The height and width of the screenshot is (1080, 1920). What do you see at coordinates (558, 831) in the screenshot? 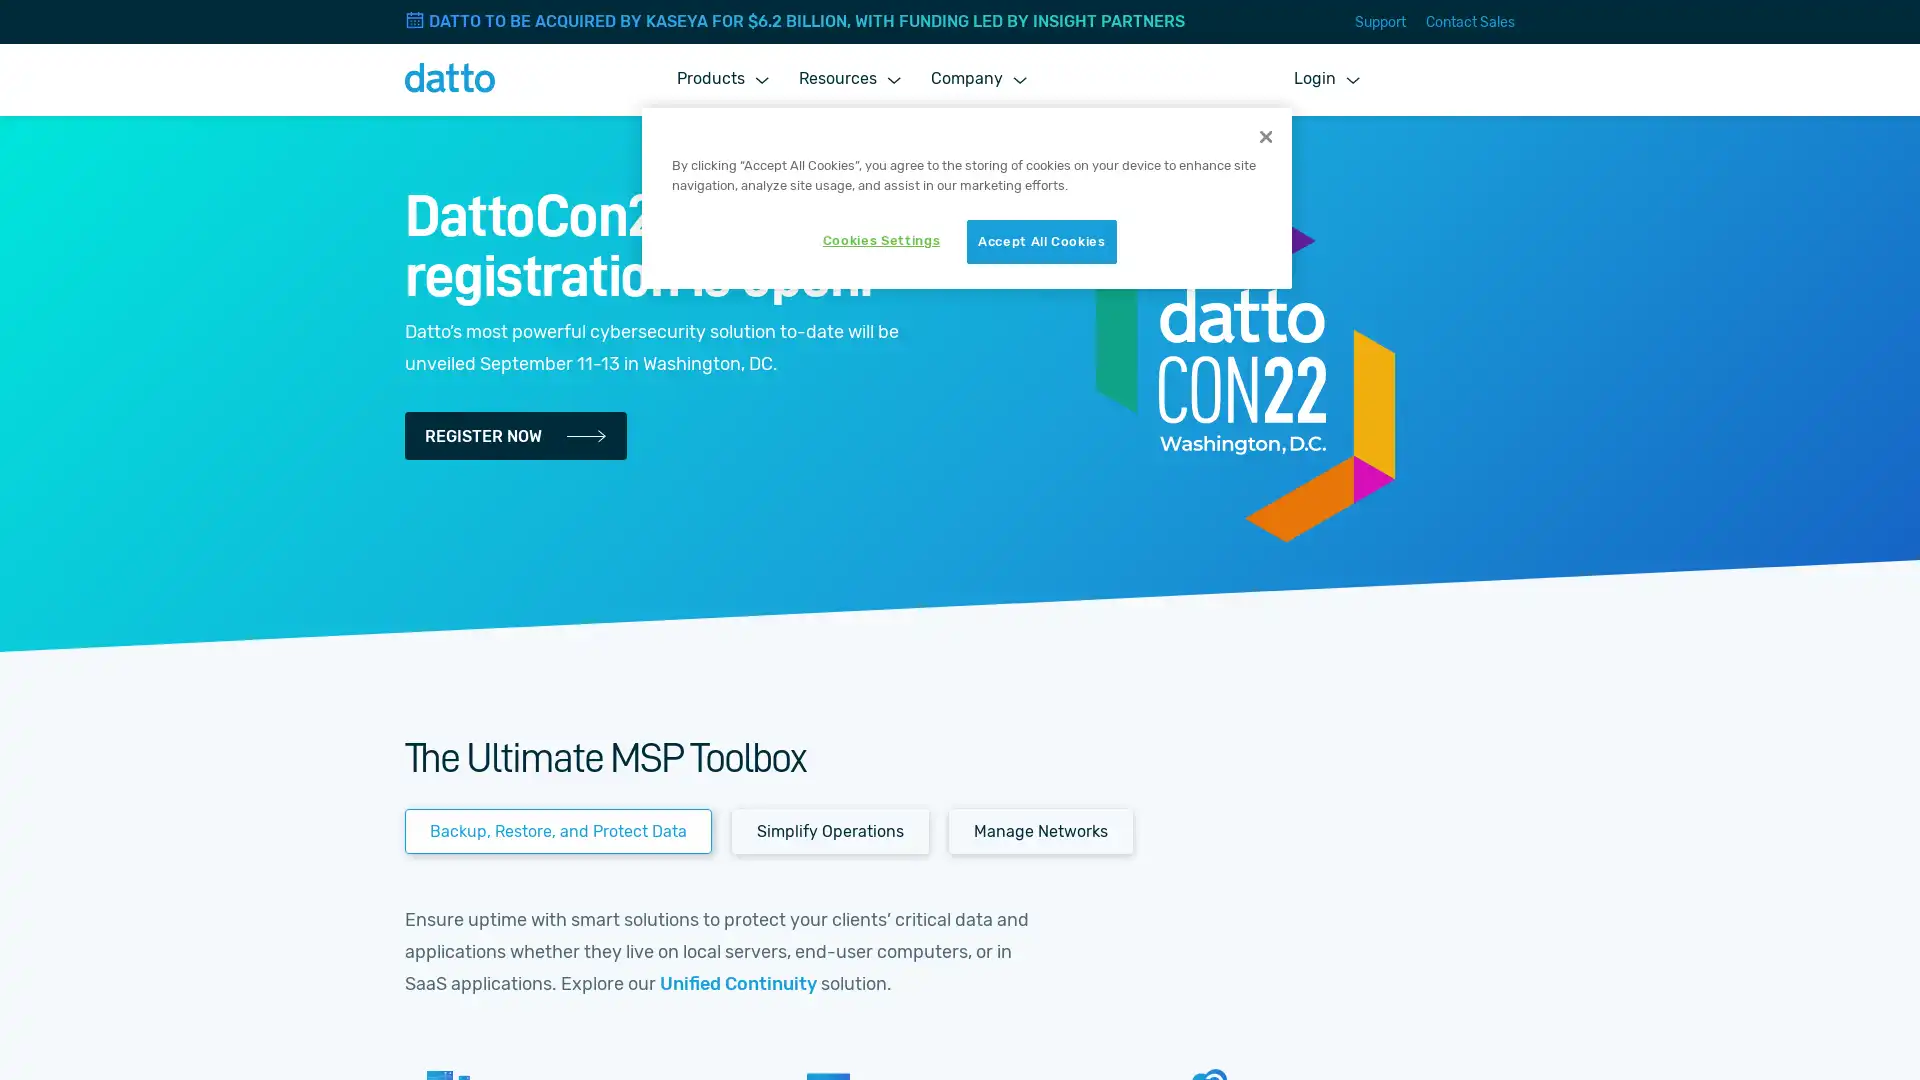
I see `Backup, Restore, and Protect Data` at bounding box center [558, 831].